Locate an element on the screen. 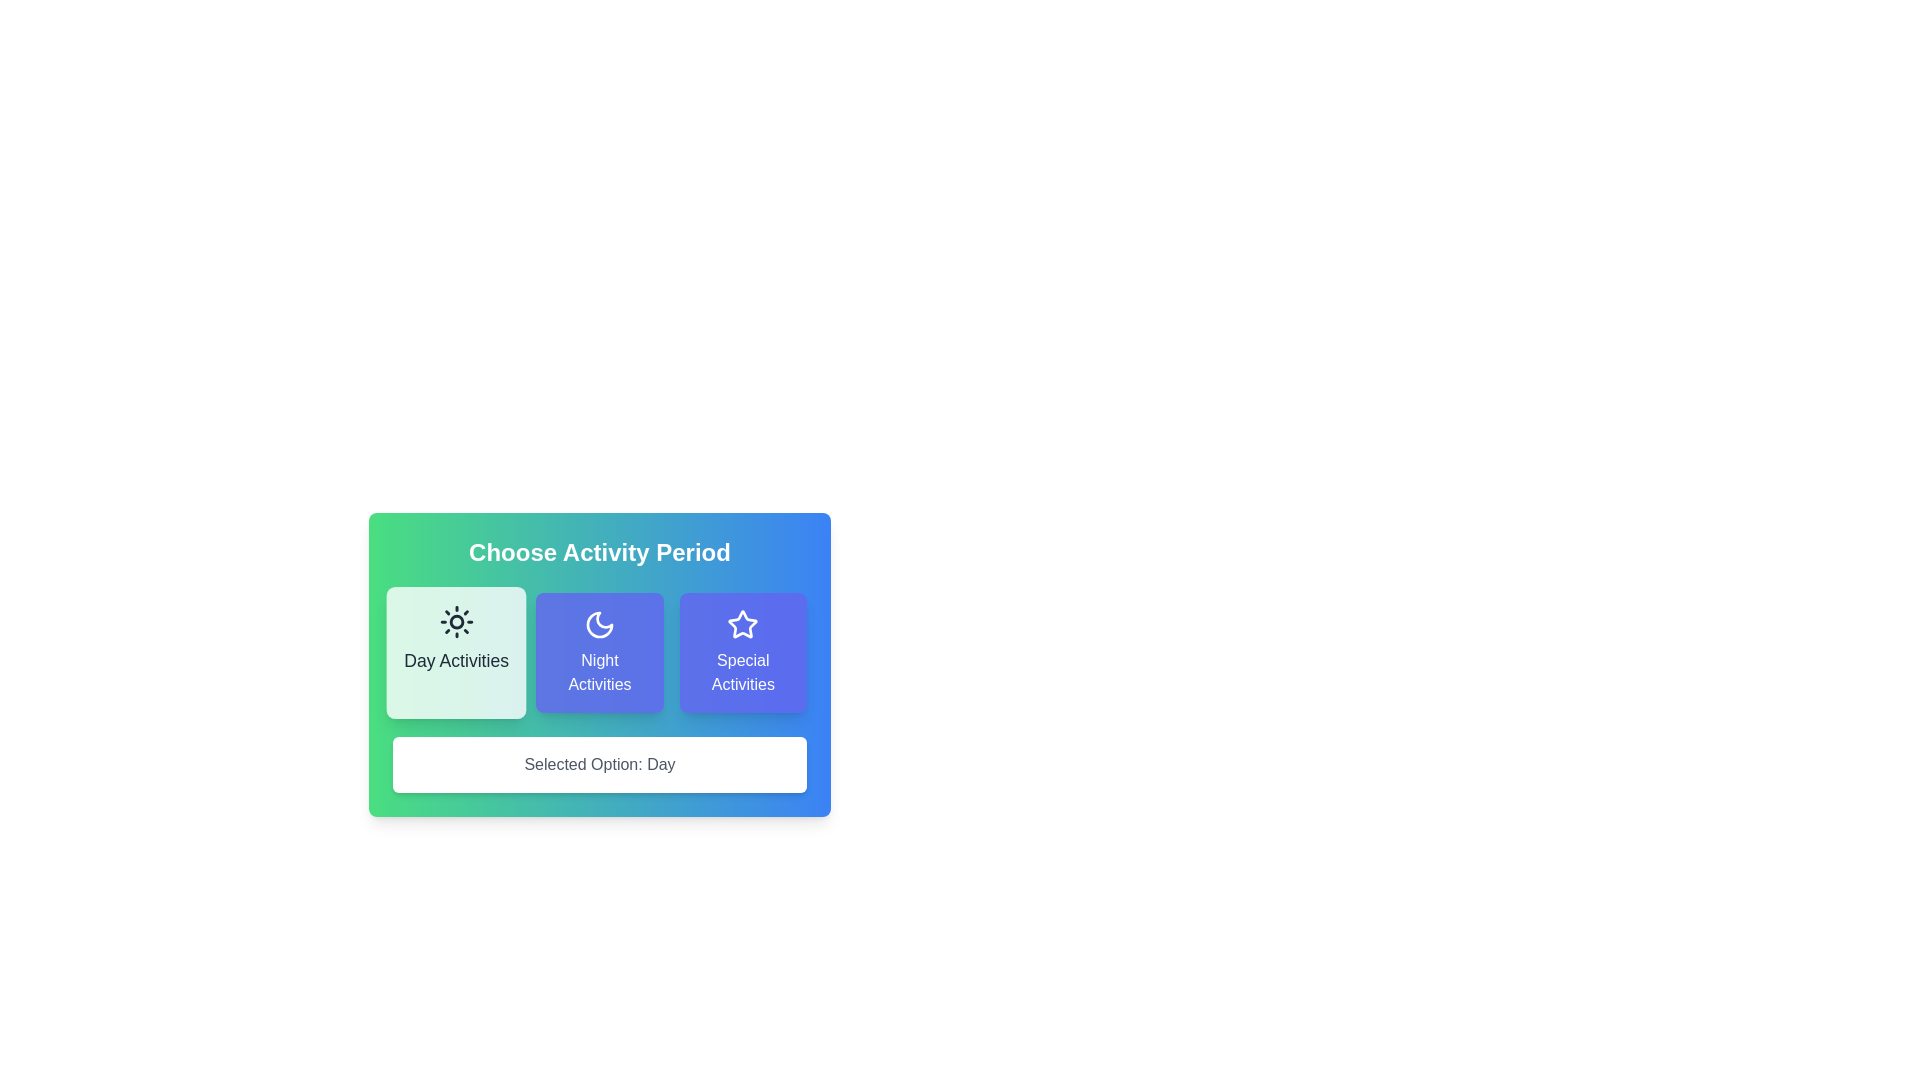 The height and width of the screenshot is (1080, 1920). the graphic element that enhances the visual representation of the sun icon, located within the 'Day Activities' option of the UI is located at coordinates (455, 621).